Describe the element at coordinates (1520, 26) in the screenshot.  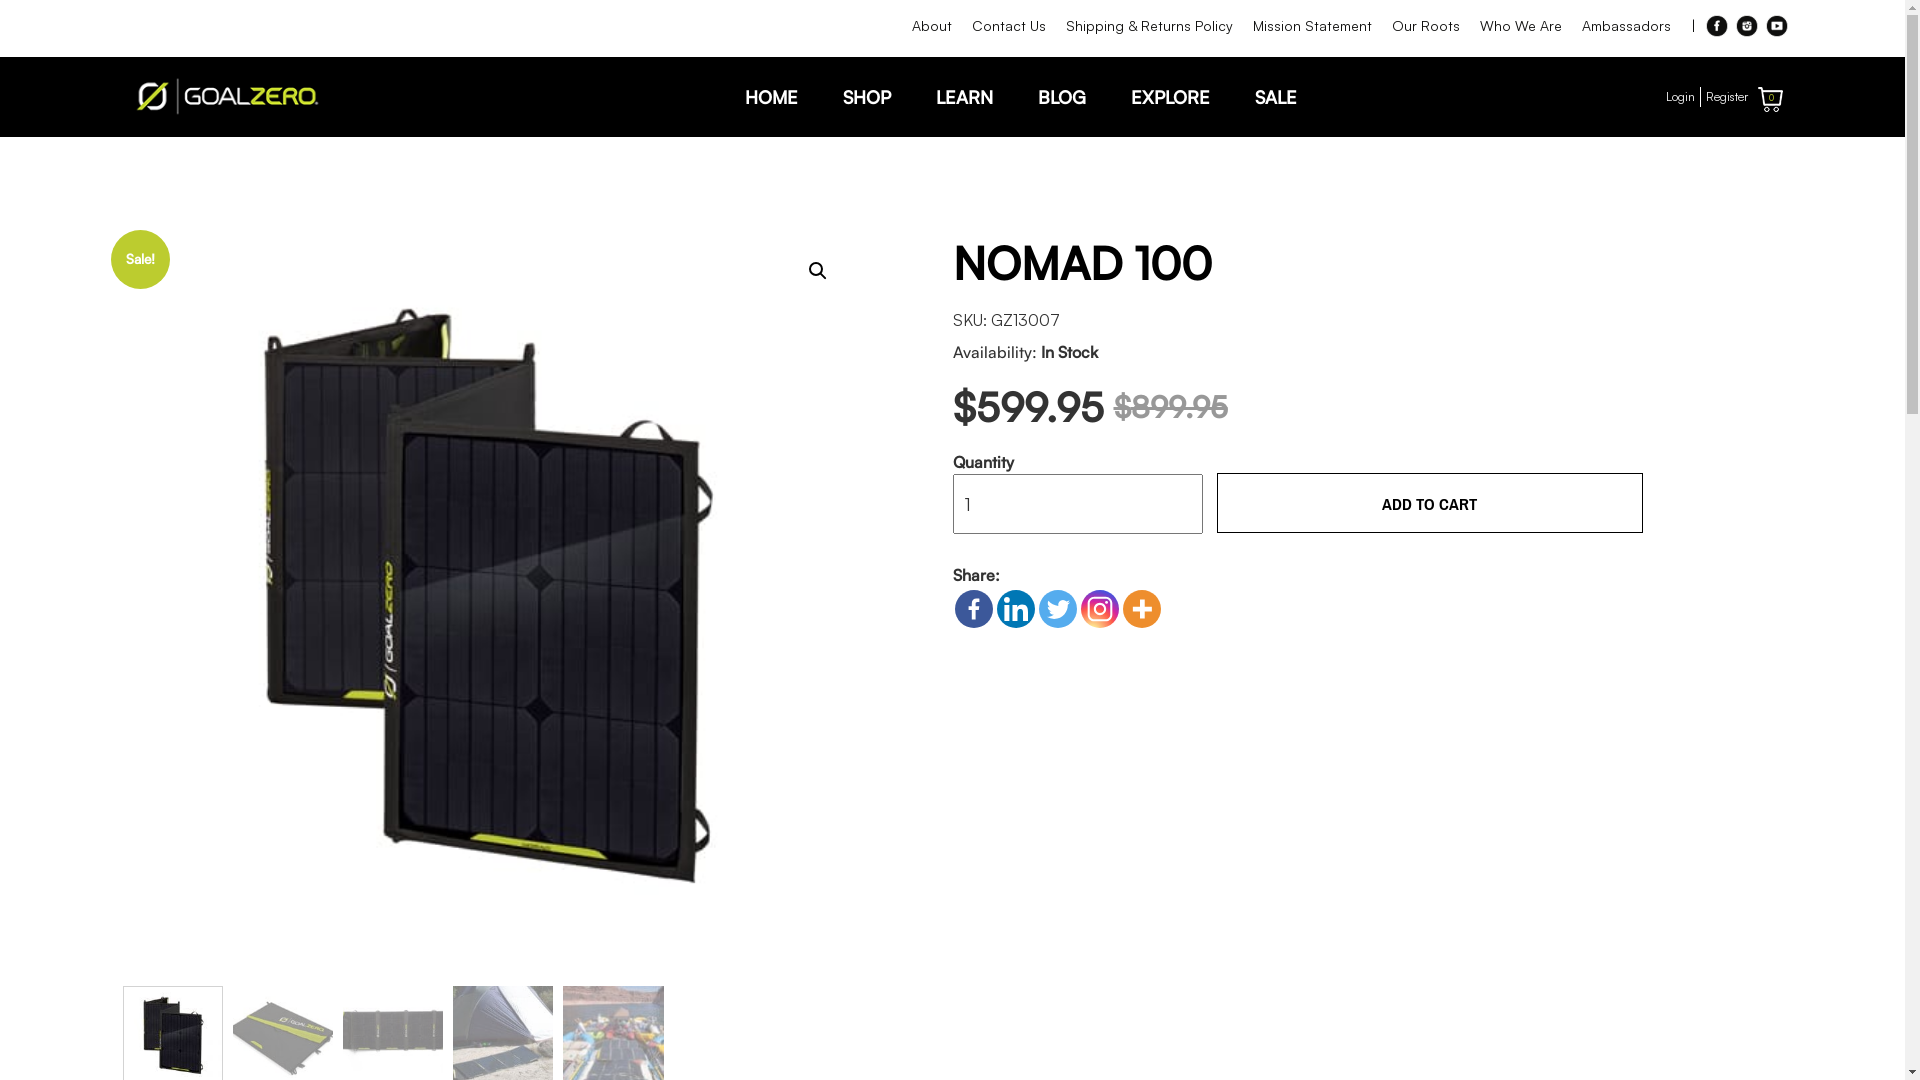
I see `'Who We Are'` at that location.